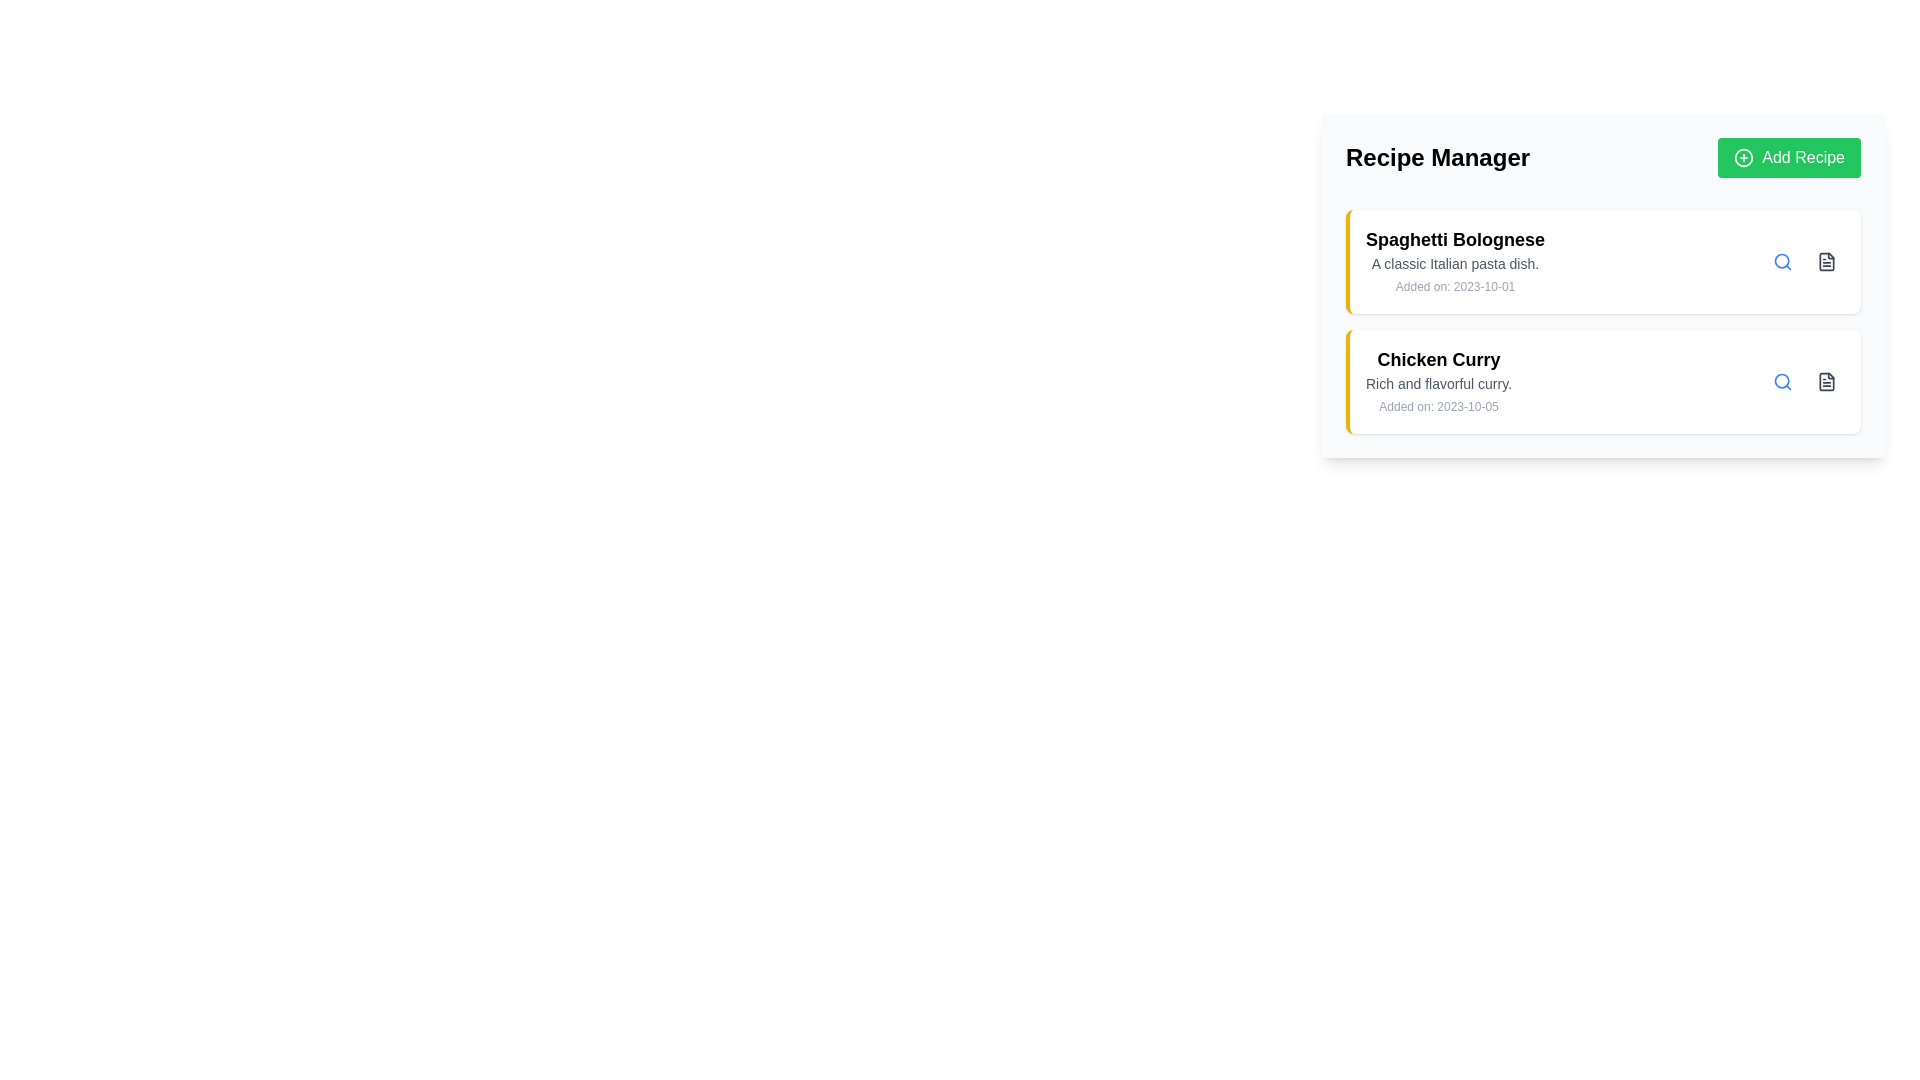 The height and width of the screenshot is (1080, 1920). What do you see at coordinates (1438, 406) in the screenshot?
I see `the Text label displaying the date of when the recipe was added, located at the bottom-right section of the card, after the title 'Chicken Curry' and the description text 'Rich and flavorful curry.'` at bounding box center [1438, 406].